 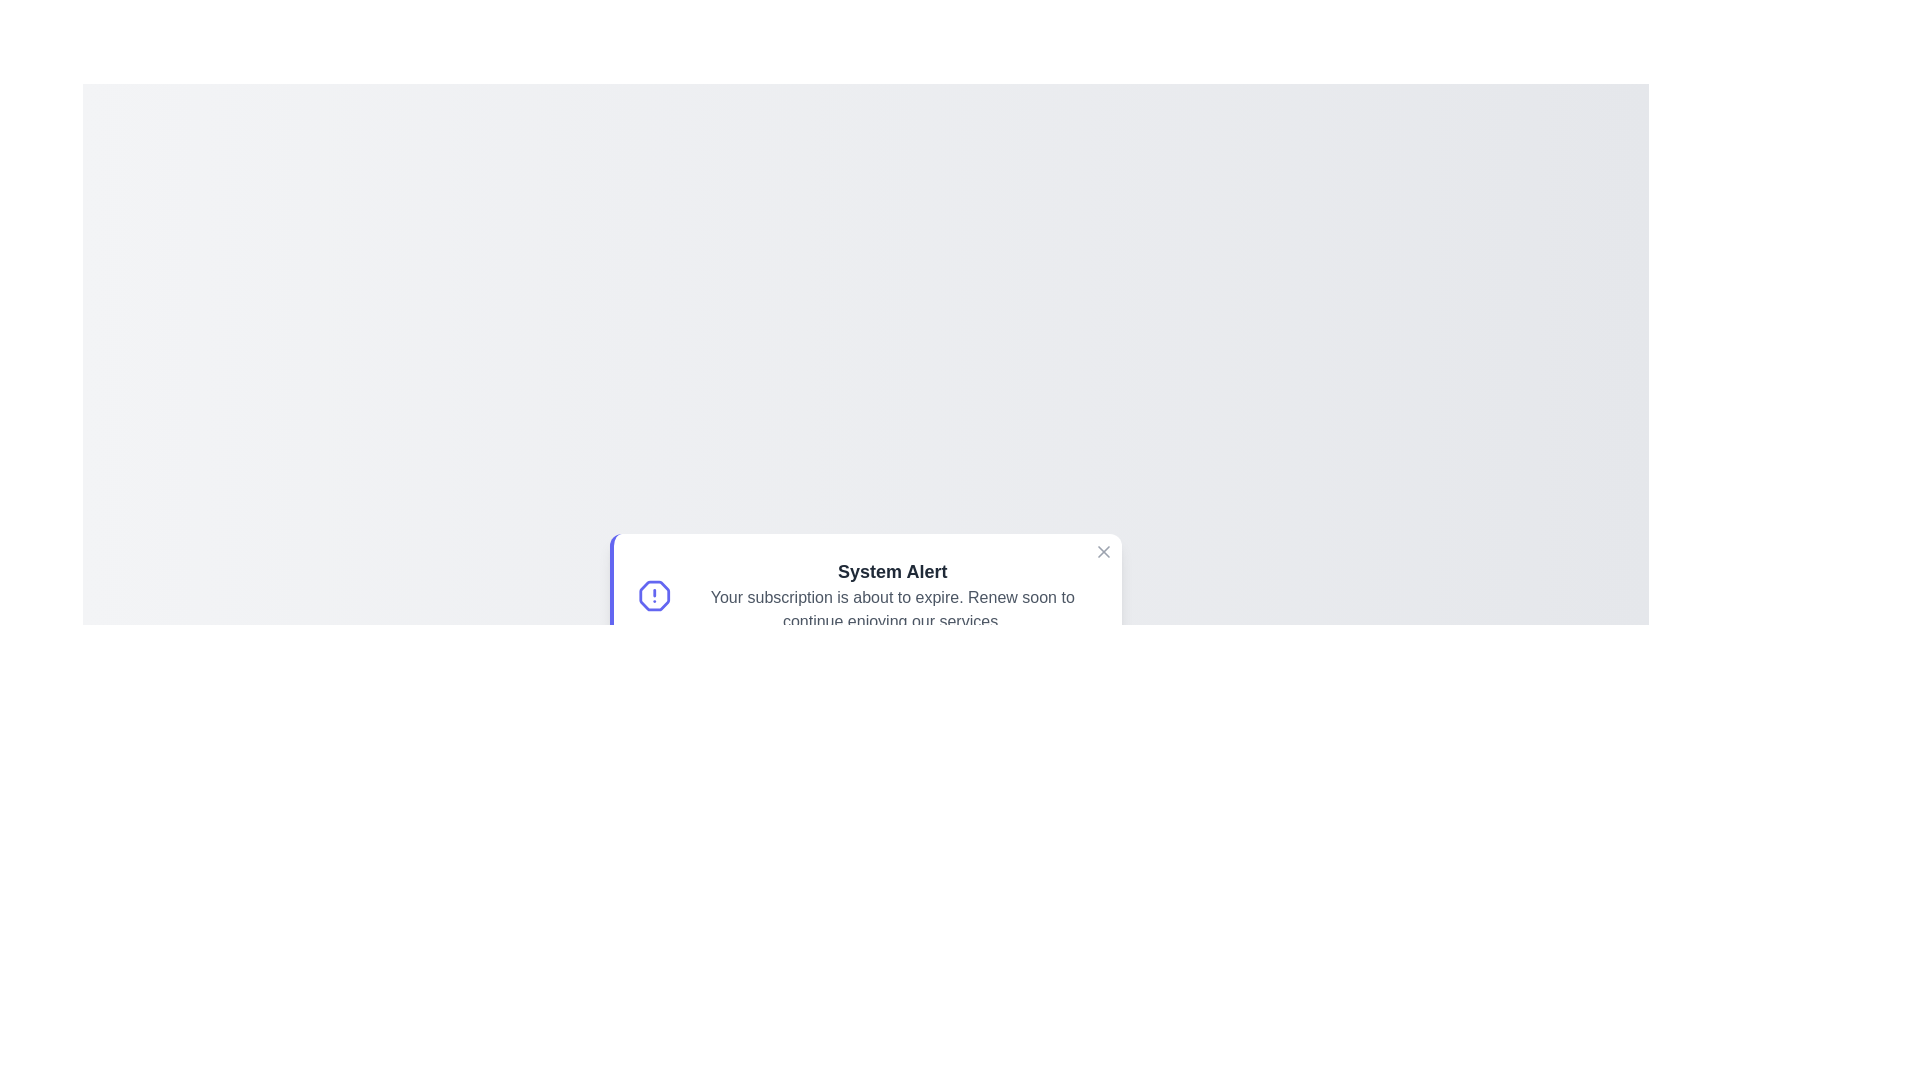 I want to click on the icon to explore its functionality, so click(x=654, y=595).